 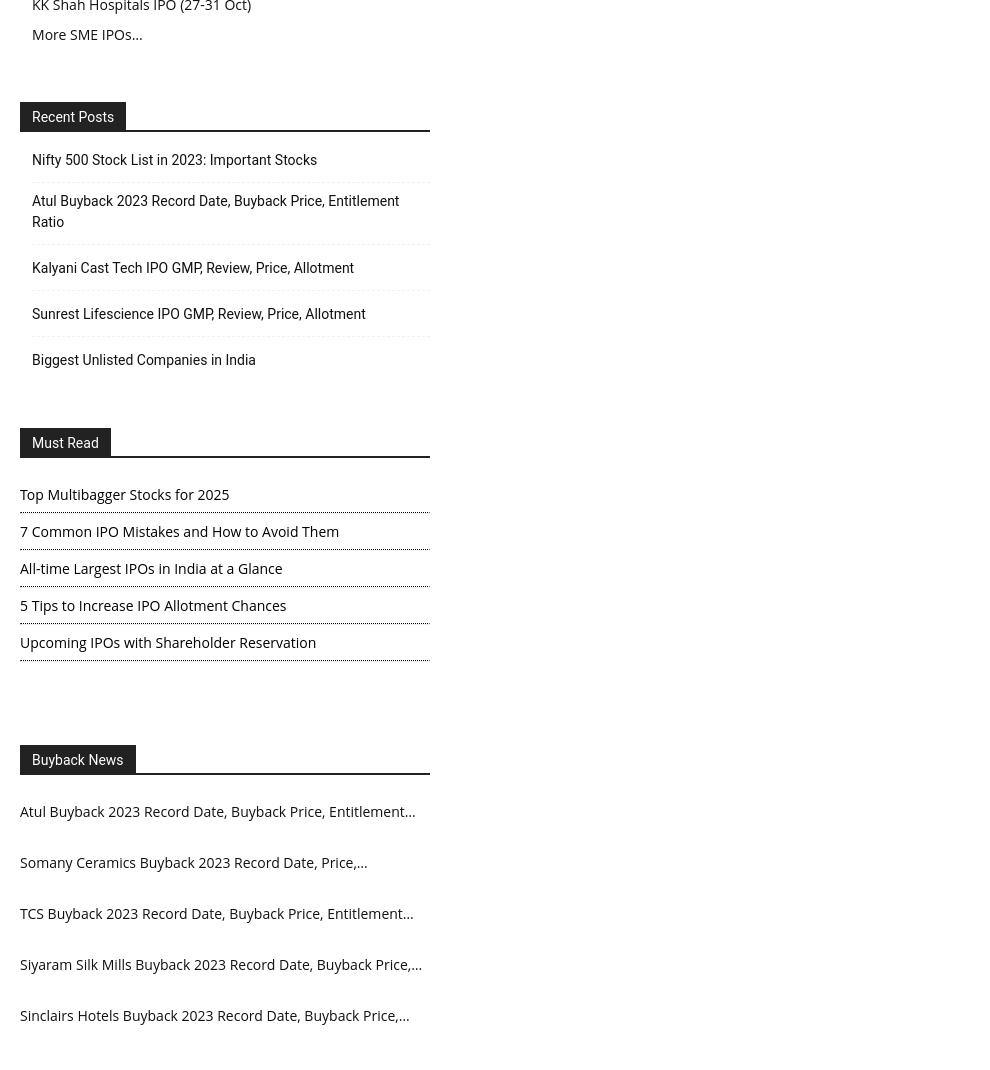 What do you see at coordinates (150, 566) in the screenshot?
I see `'All-time Largest IPOs in India at a Glance'` at bounding box center [150, 566].